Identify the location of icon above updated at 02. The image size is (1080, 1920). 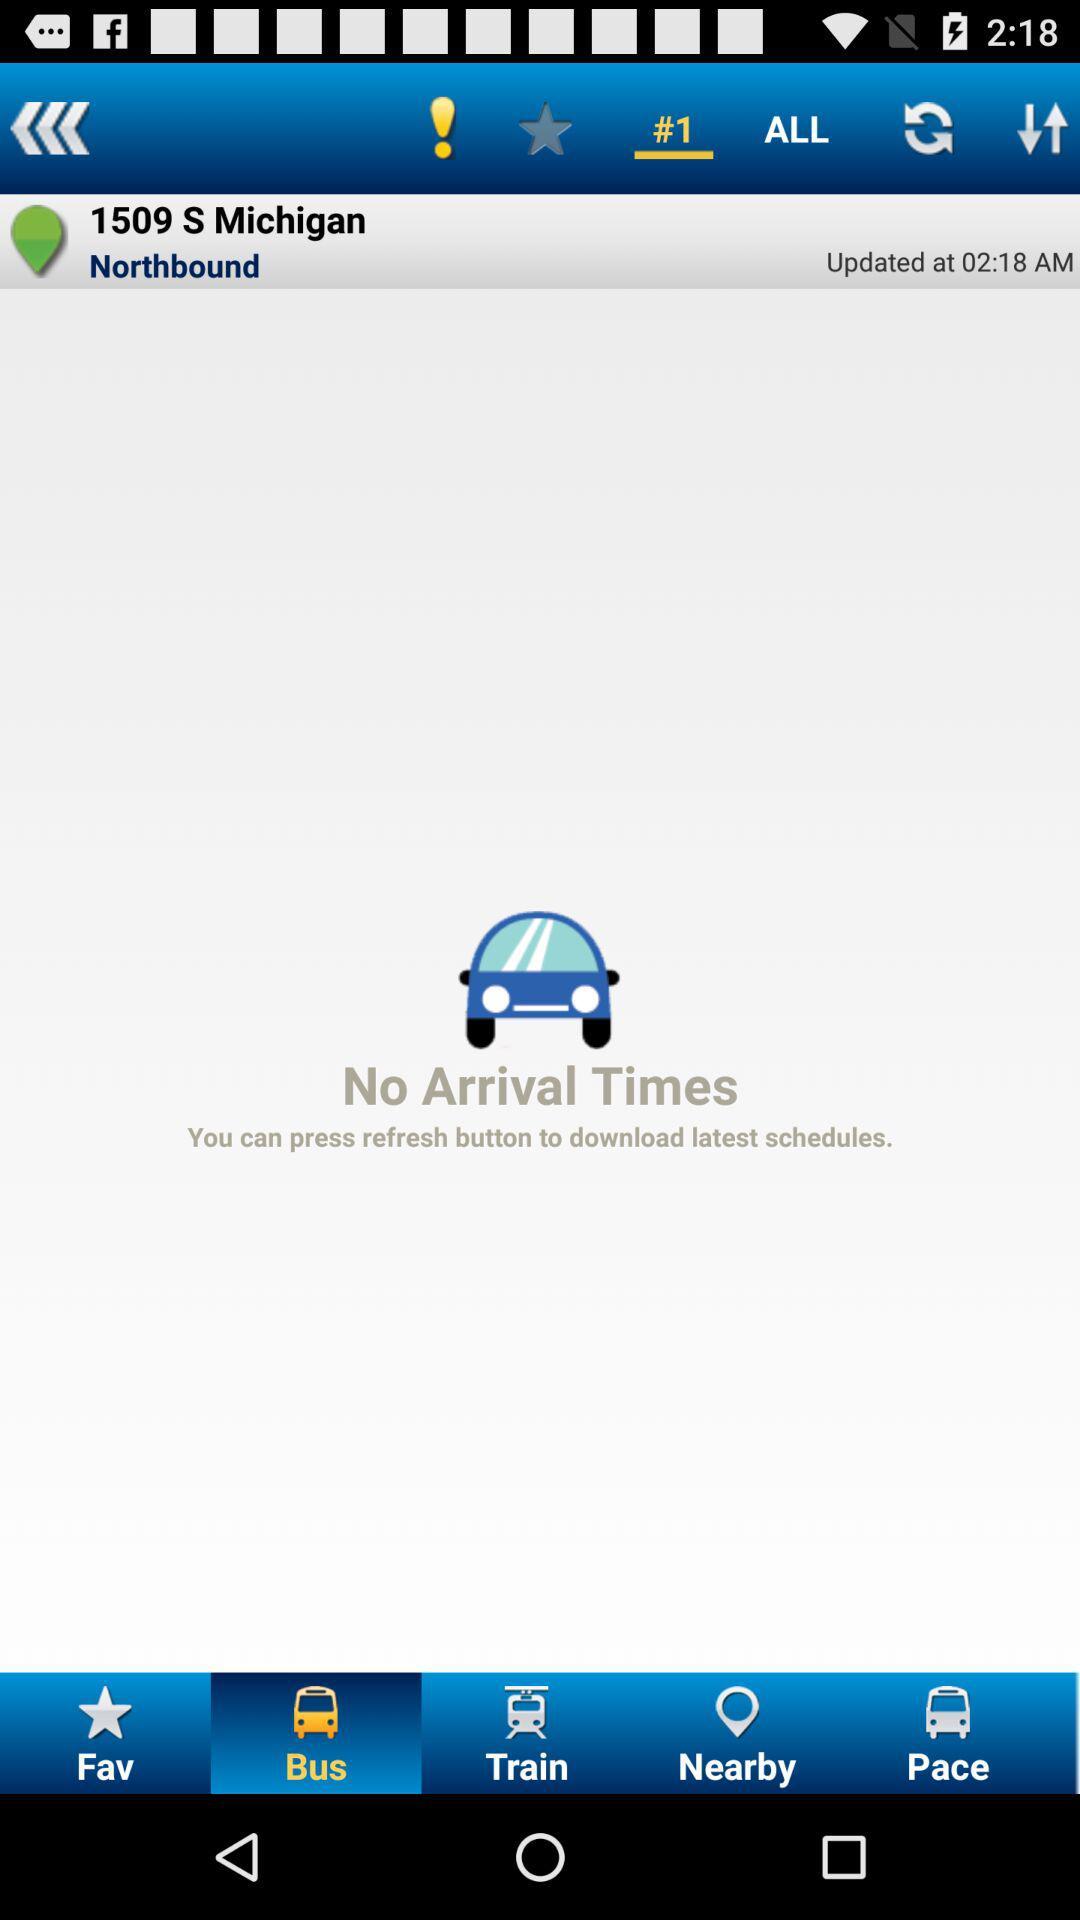
(795, 127).